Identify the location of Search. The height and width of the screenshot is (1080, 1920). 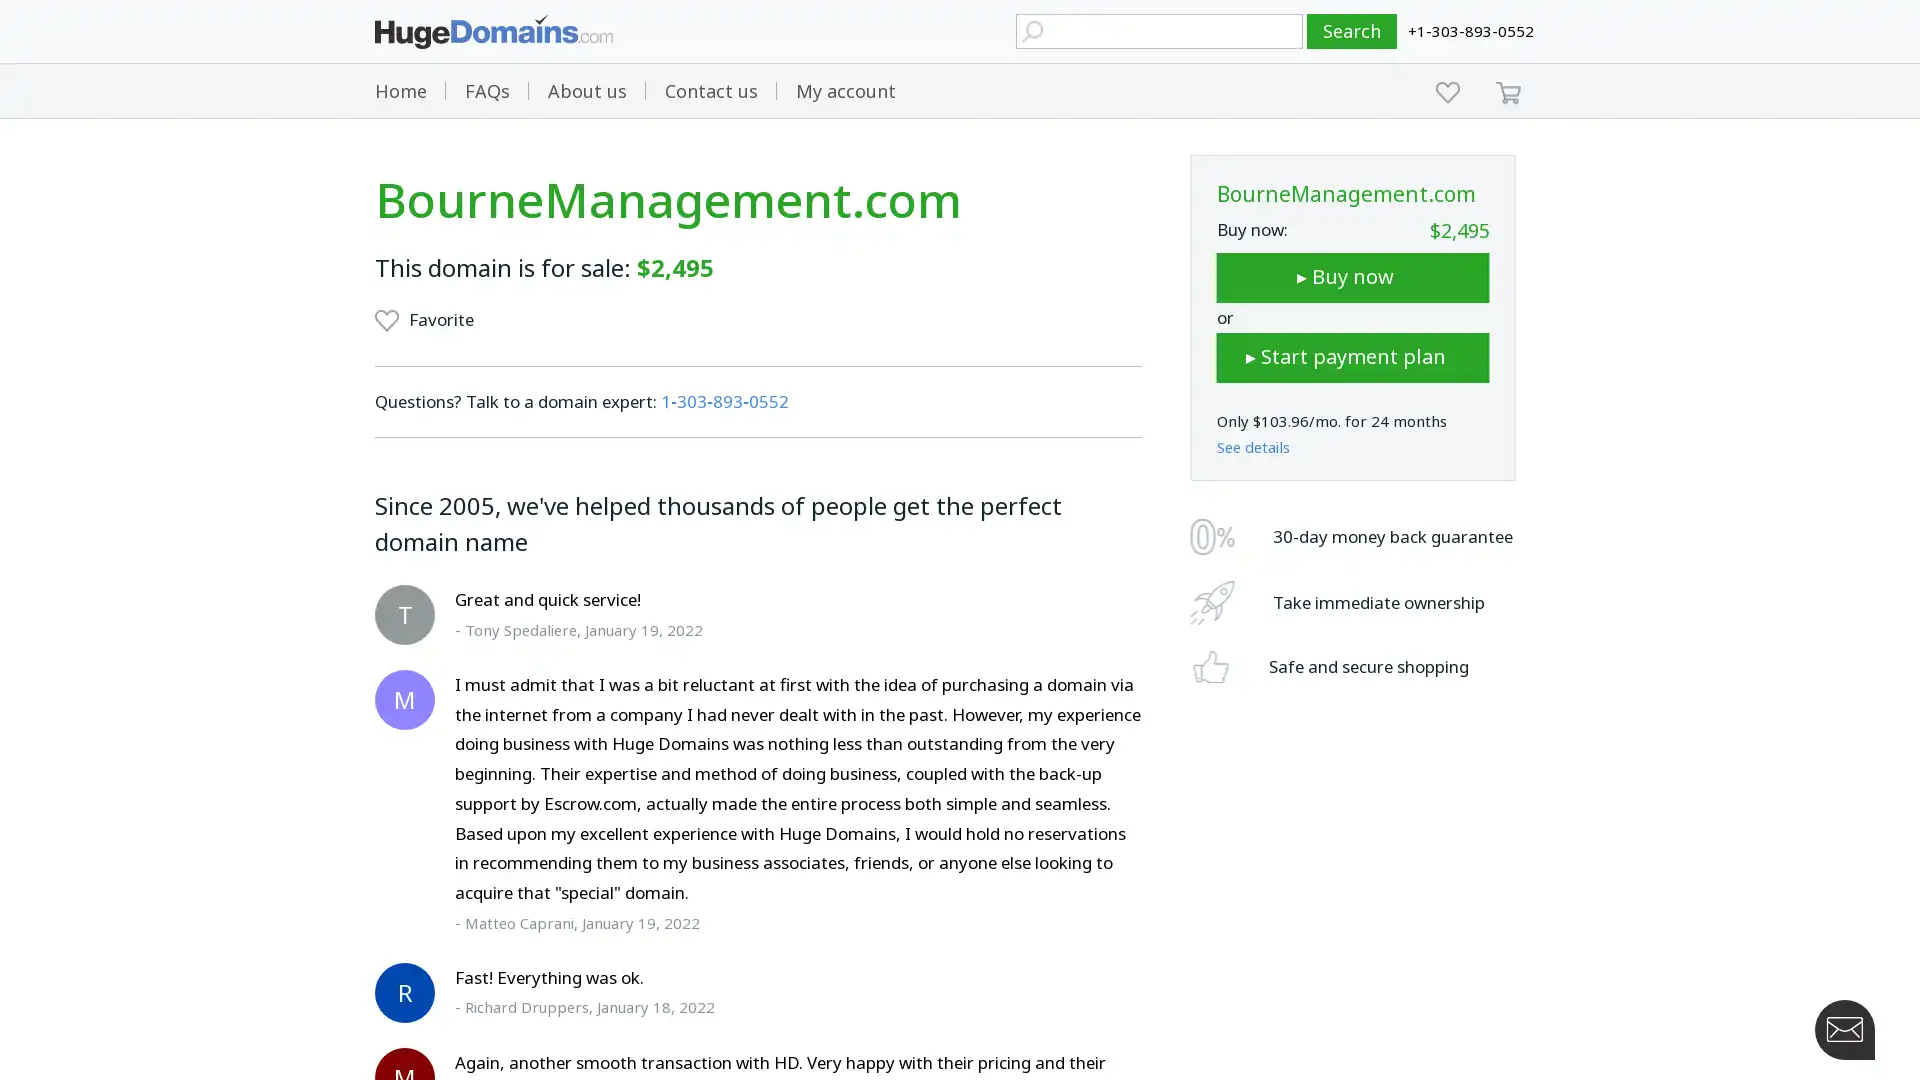
(1352, 31).